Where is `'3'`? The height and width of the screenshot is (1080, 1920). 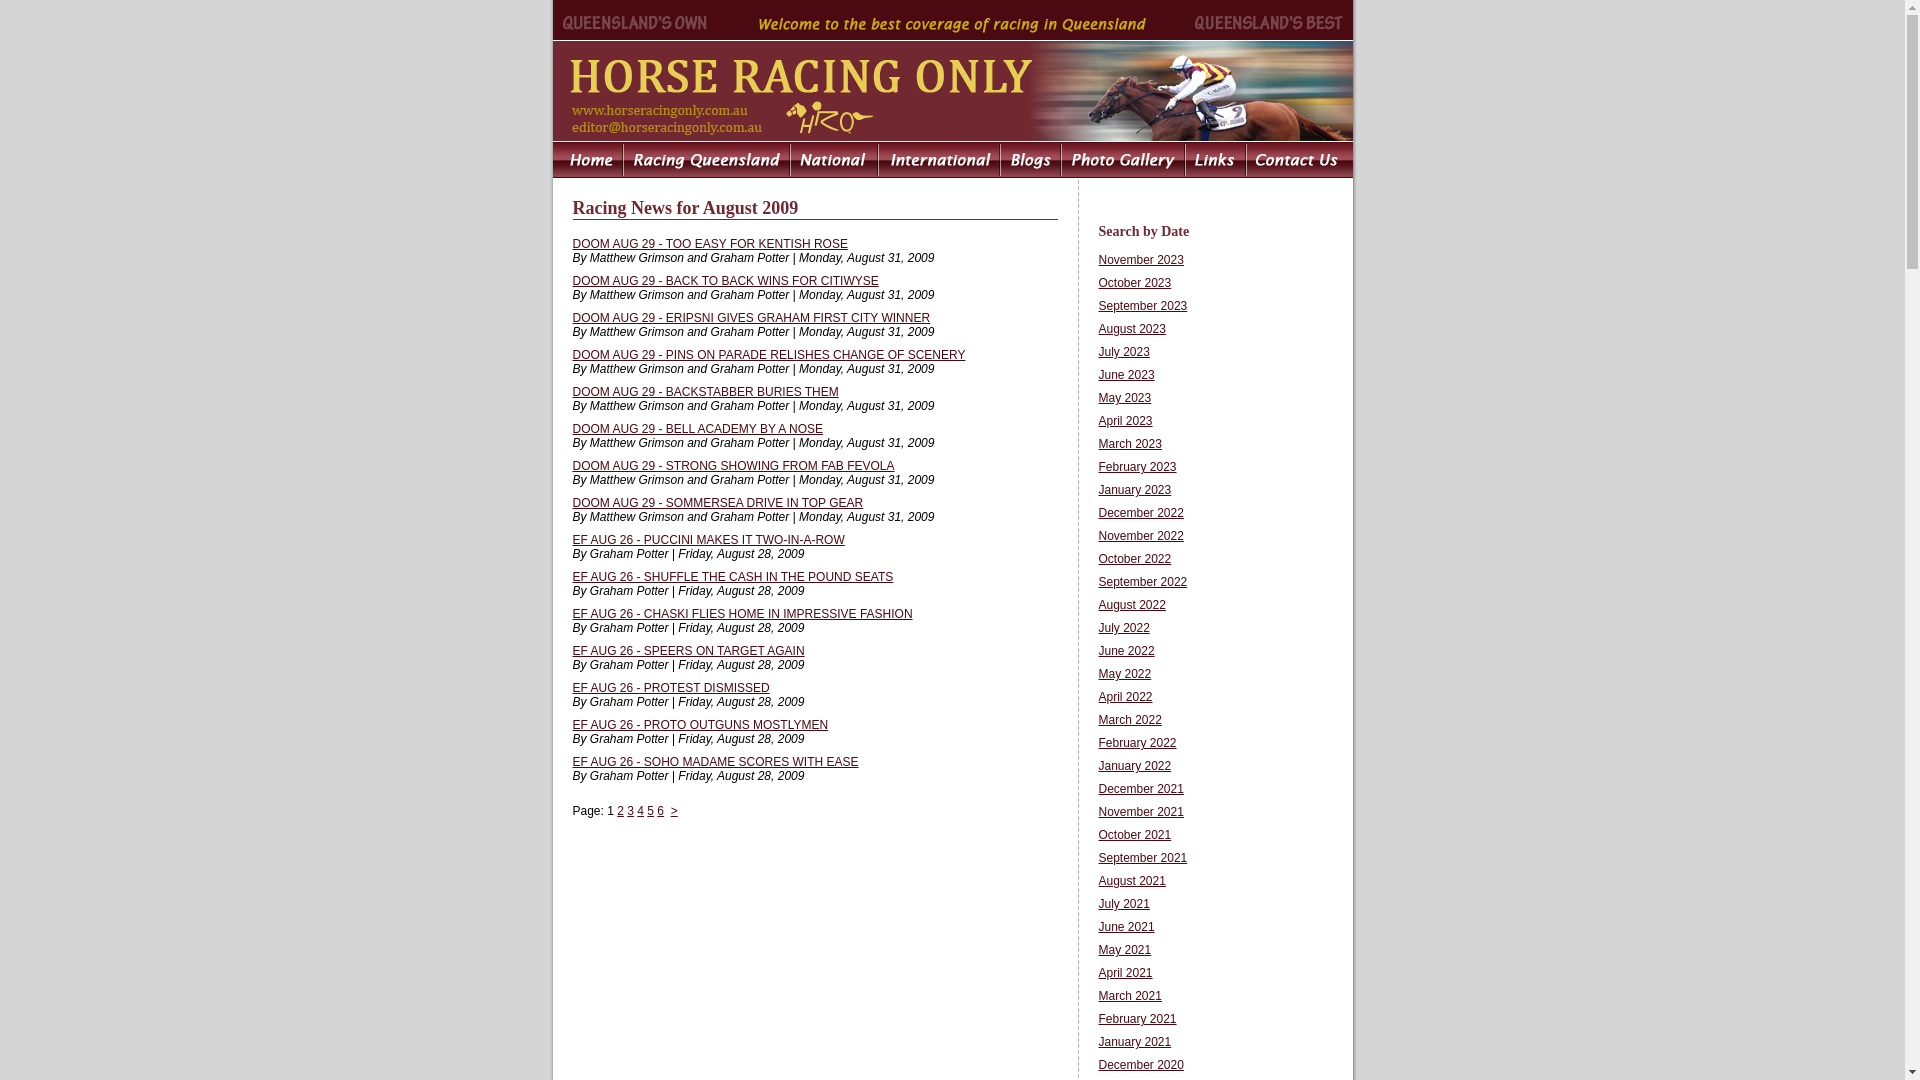 '3' is located at coordinates (629, 810).